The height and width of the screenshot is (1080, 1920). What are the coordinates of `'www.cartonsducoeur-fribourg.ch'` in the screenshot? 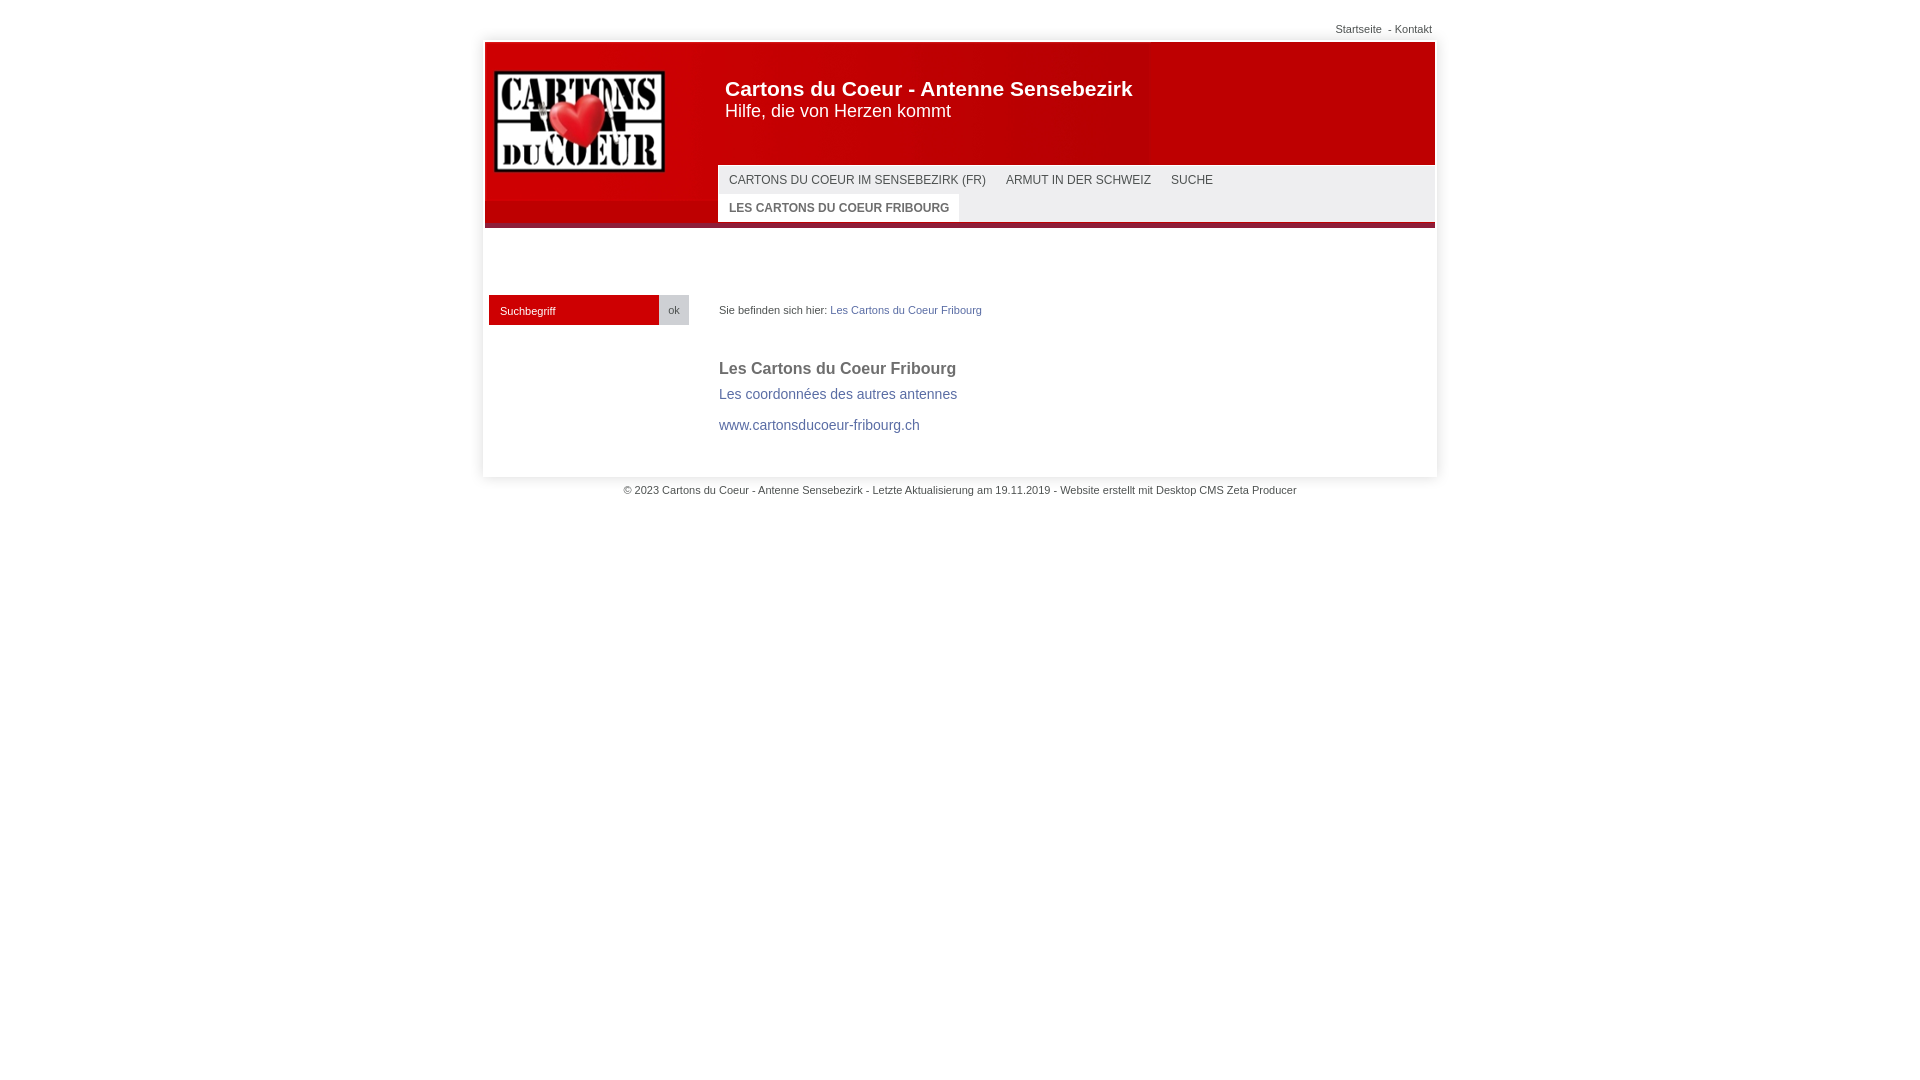 It's located at (719, 423).